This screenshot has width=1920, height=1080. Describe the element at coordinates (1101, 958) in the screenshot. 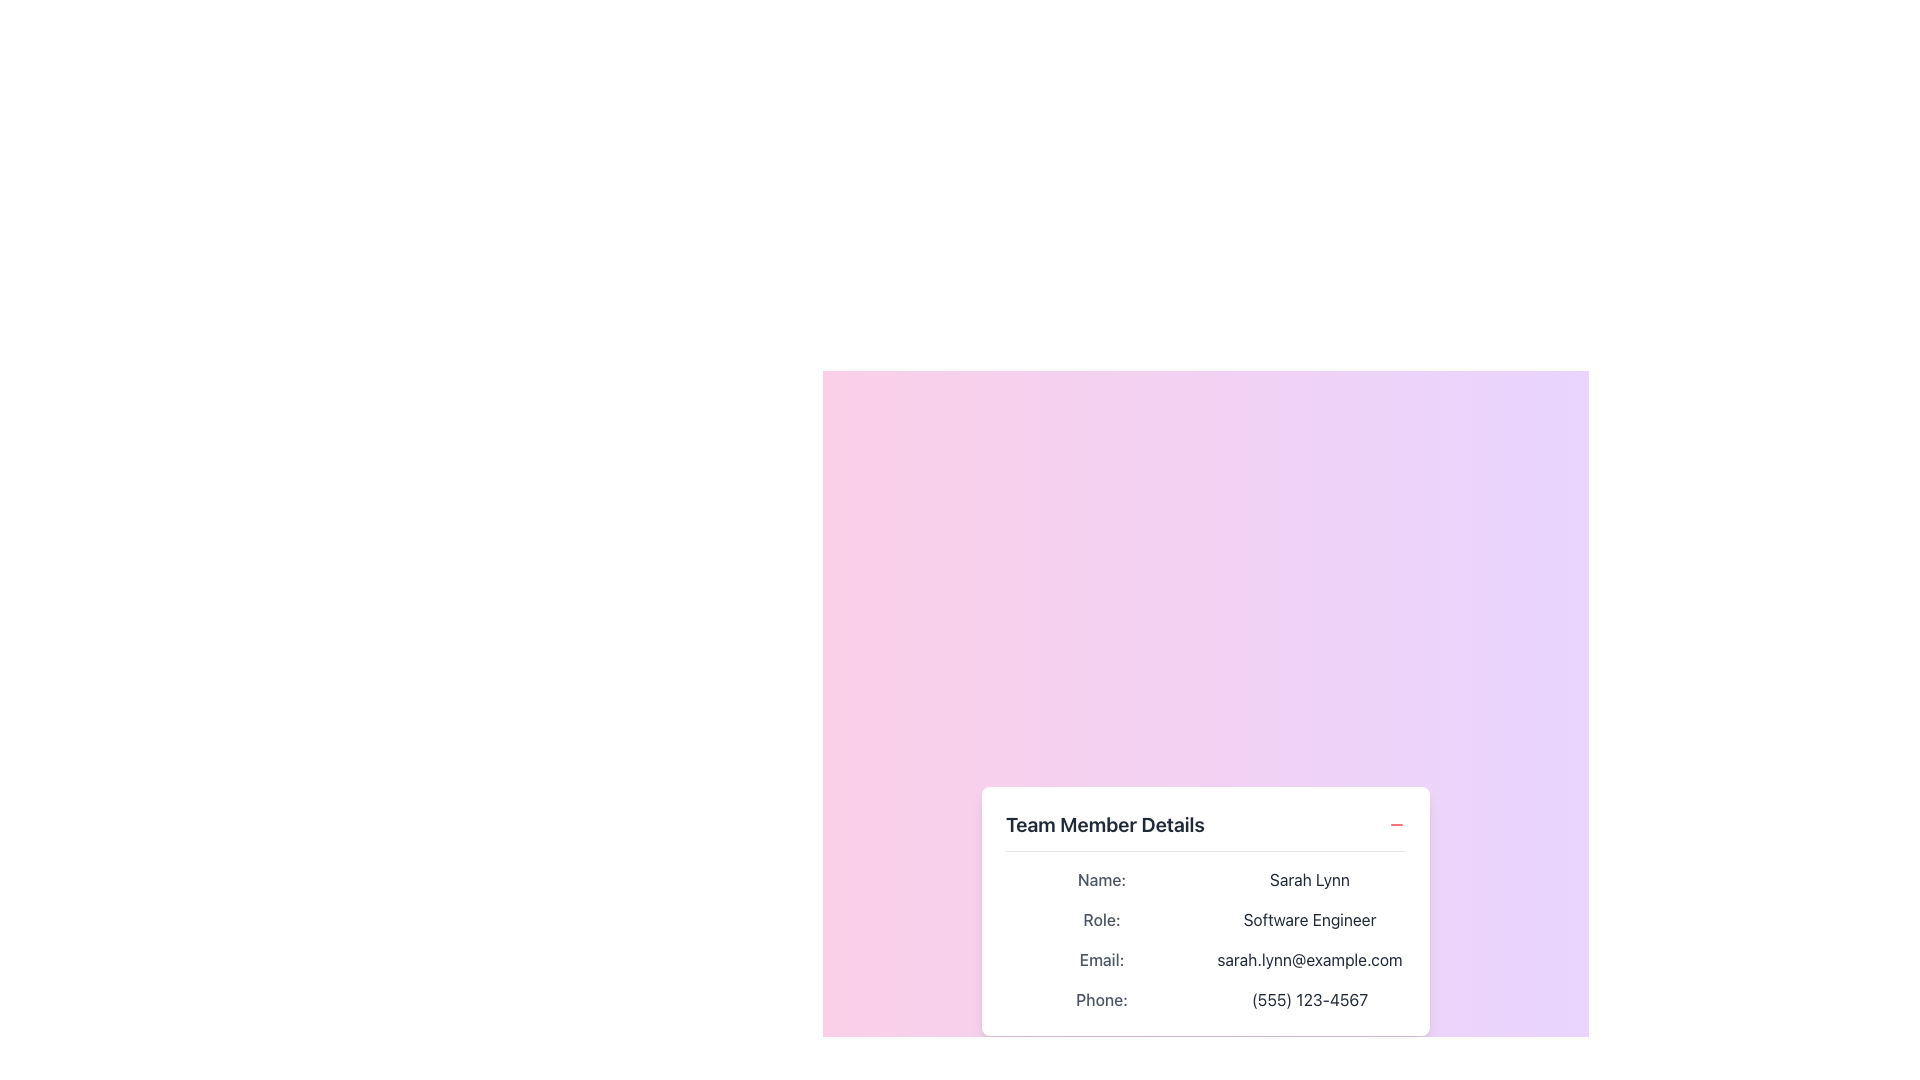

I see `the static text label that identifies the email address, positioned between the 'Role:' label above and the 'Phone:' label below in the left column of a grid layout` at that location.